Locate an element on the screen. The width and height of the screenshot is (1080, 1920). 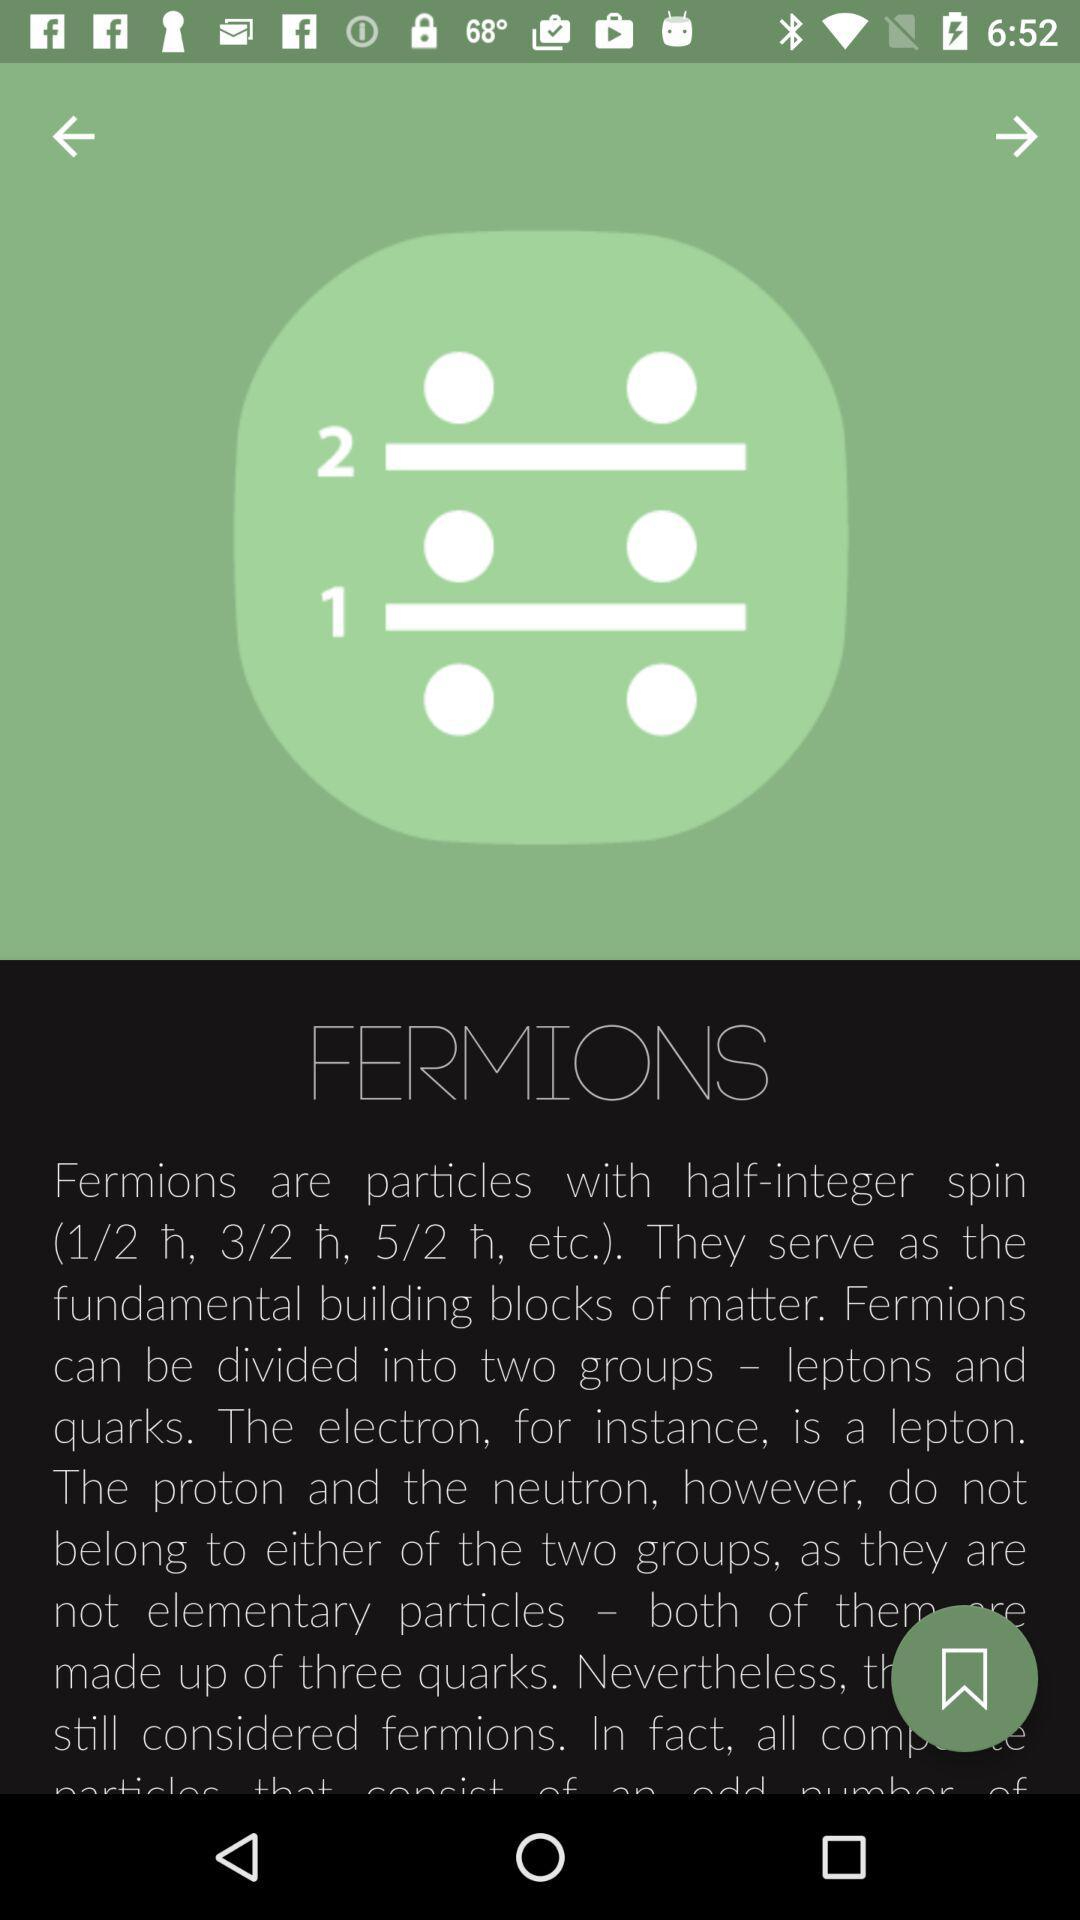
next is located at coordinates (72, 135).